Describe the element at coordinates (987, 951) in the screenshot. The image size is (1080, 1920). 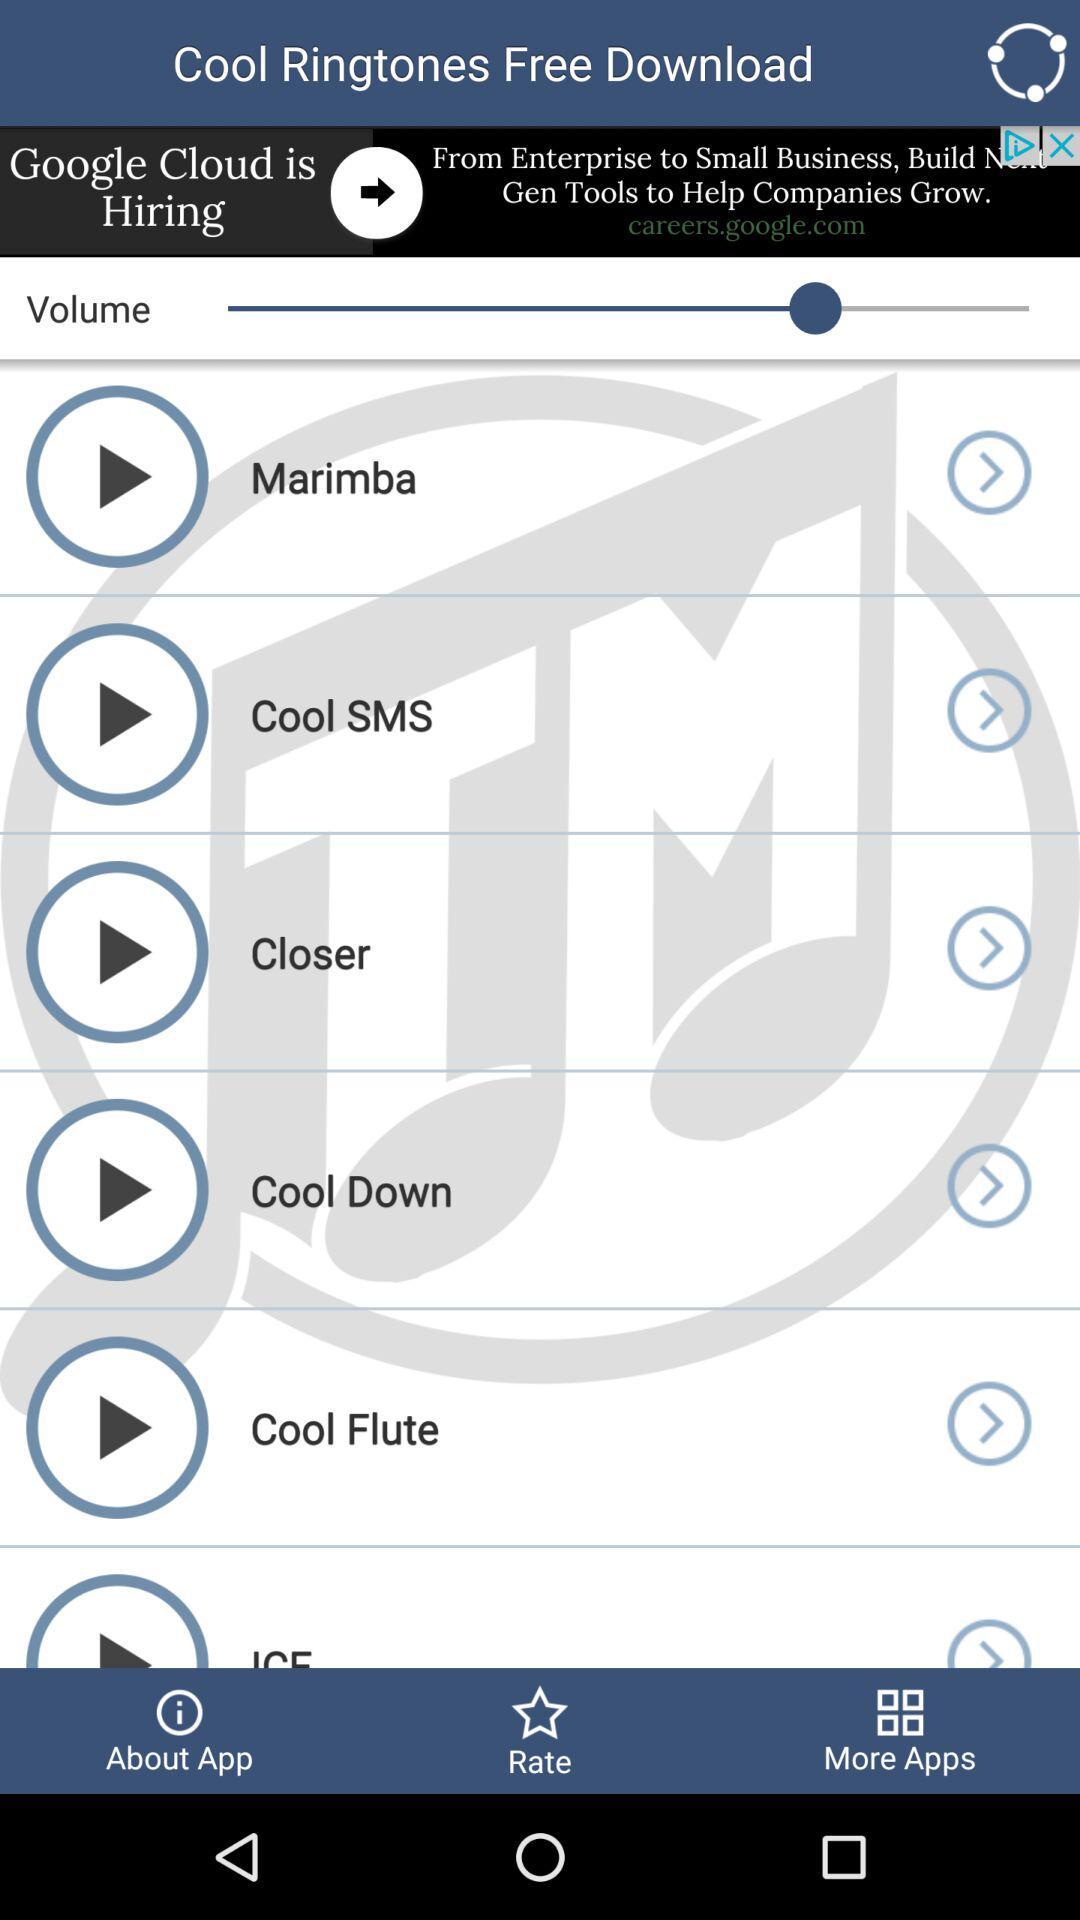
I see `goto next` at that location.